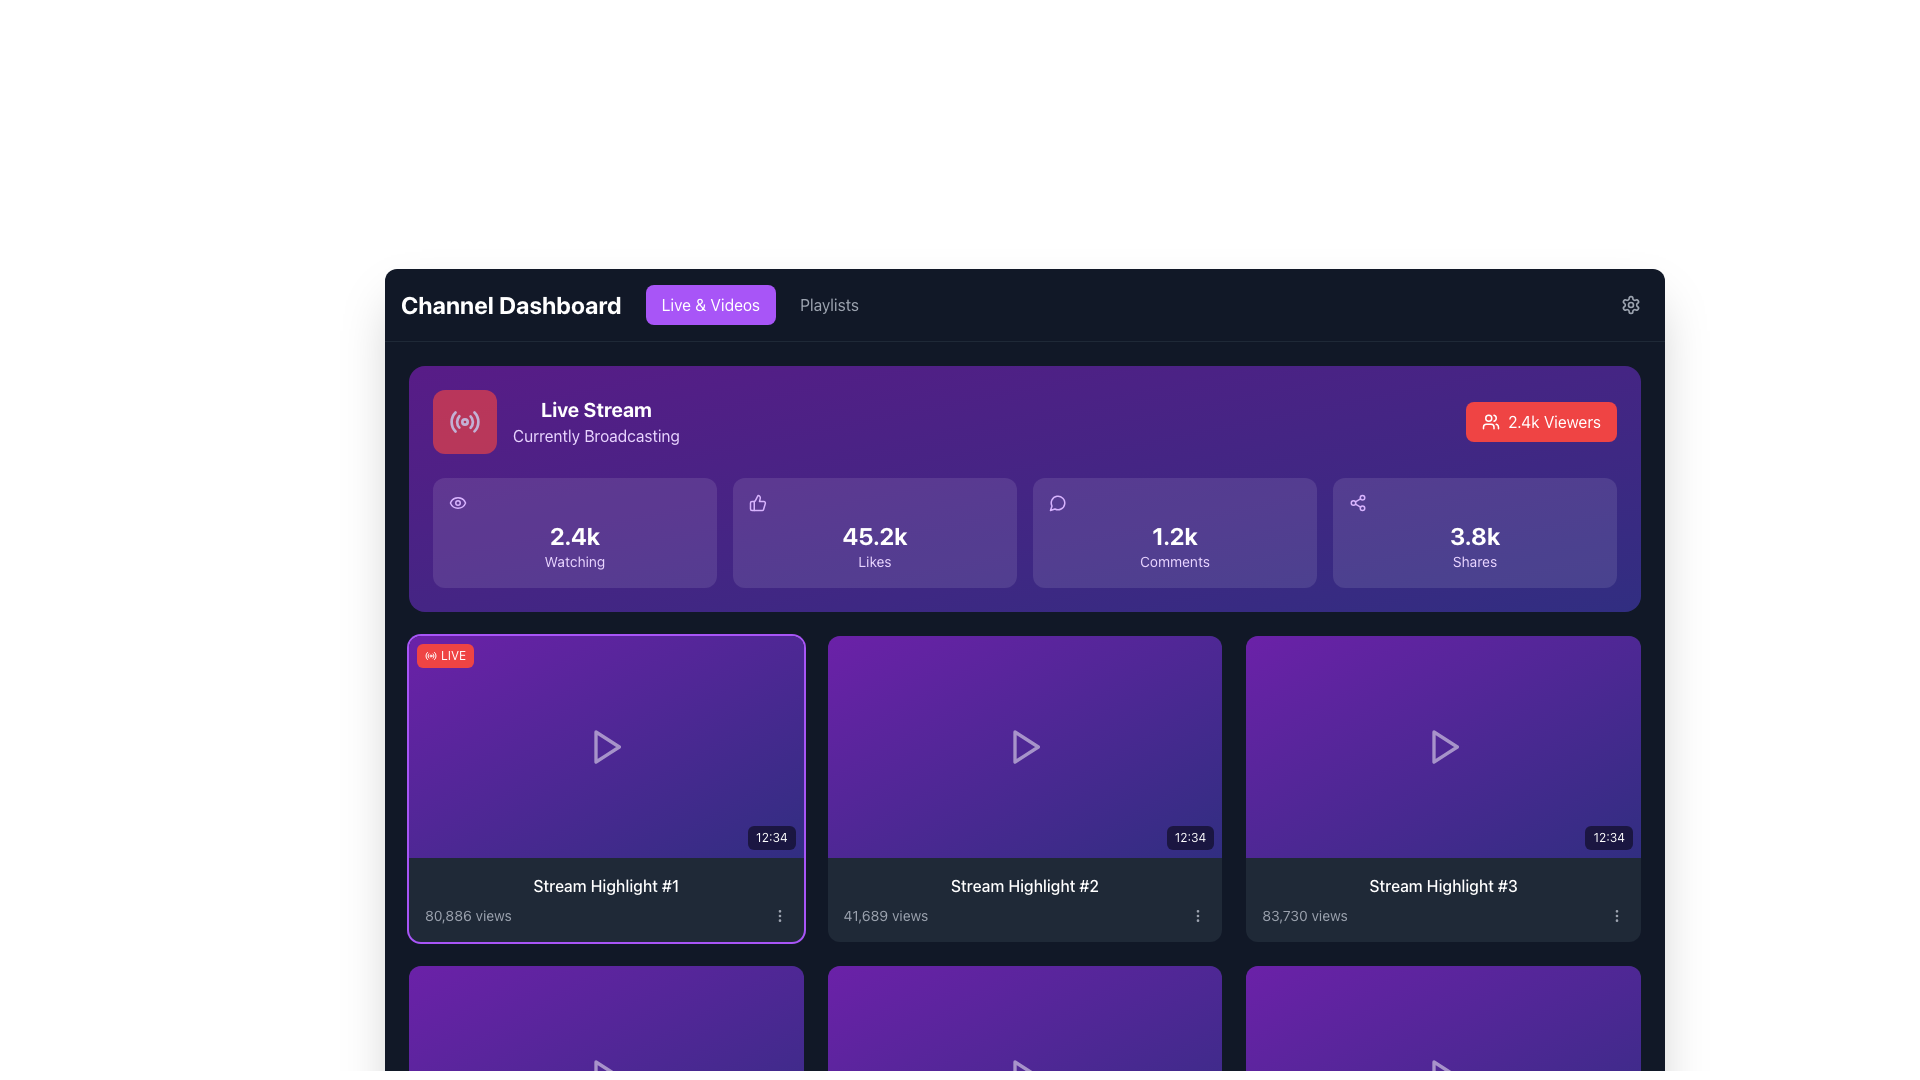  Describe the element at coordinates (1305, 915) in the screenshot. I see `text label displaying '83,730 views' in light gray color, located at the bottom center of the 'Stream Highlight #3' box` at that location.